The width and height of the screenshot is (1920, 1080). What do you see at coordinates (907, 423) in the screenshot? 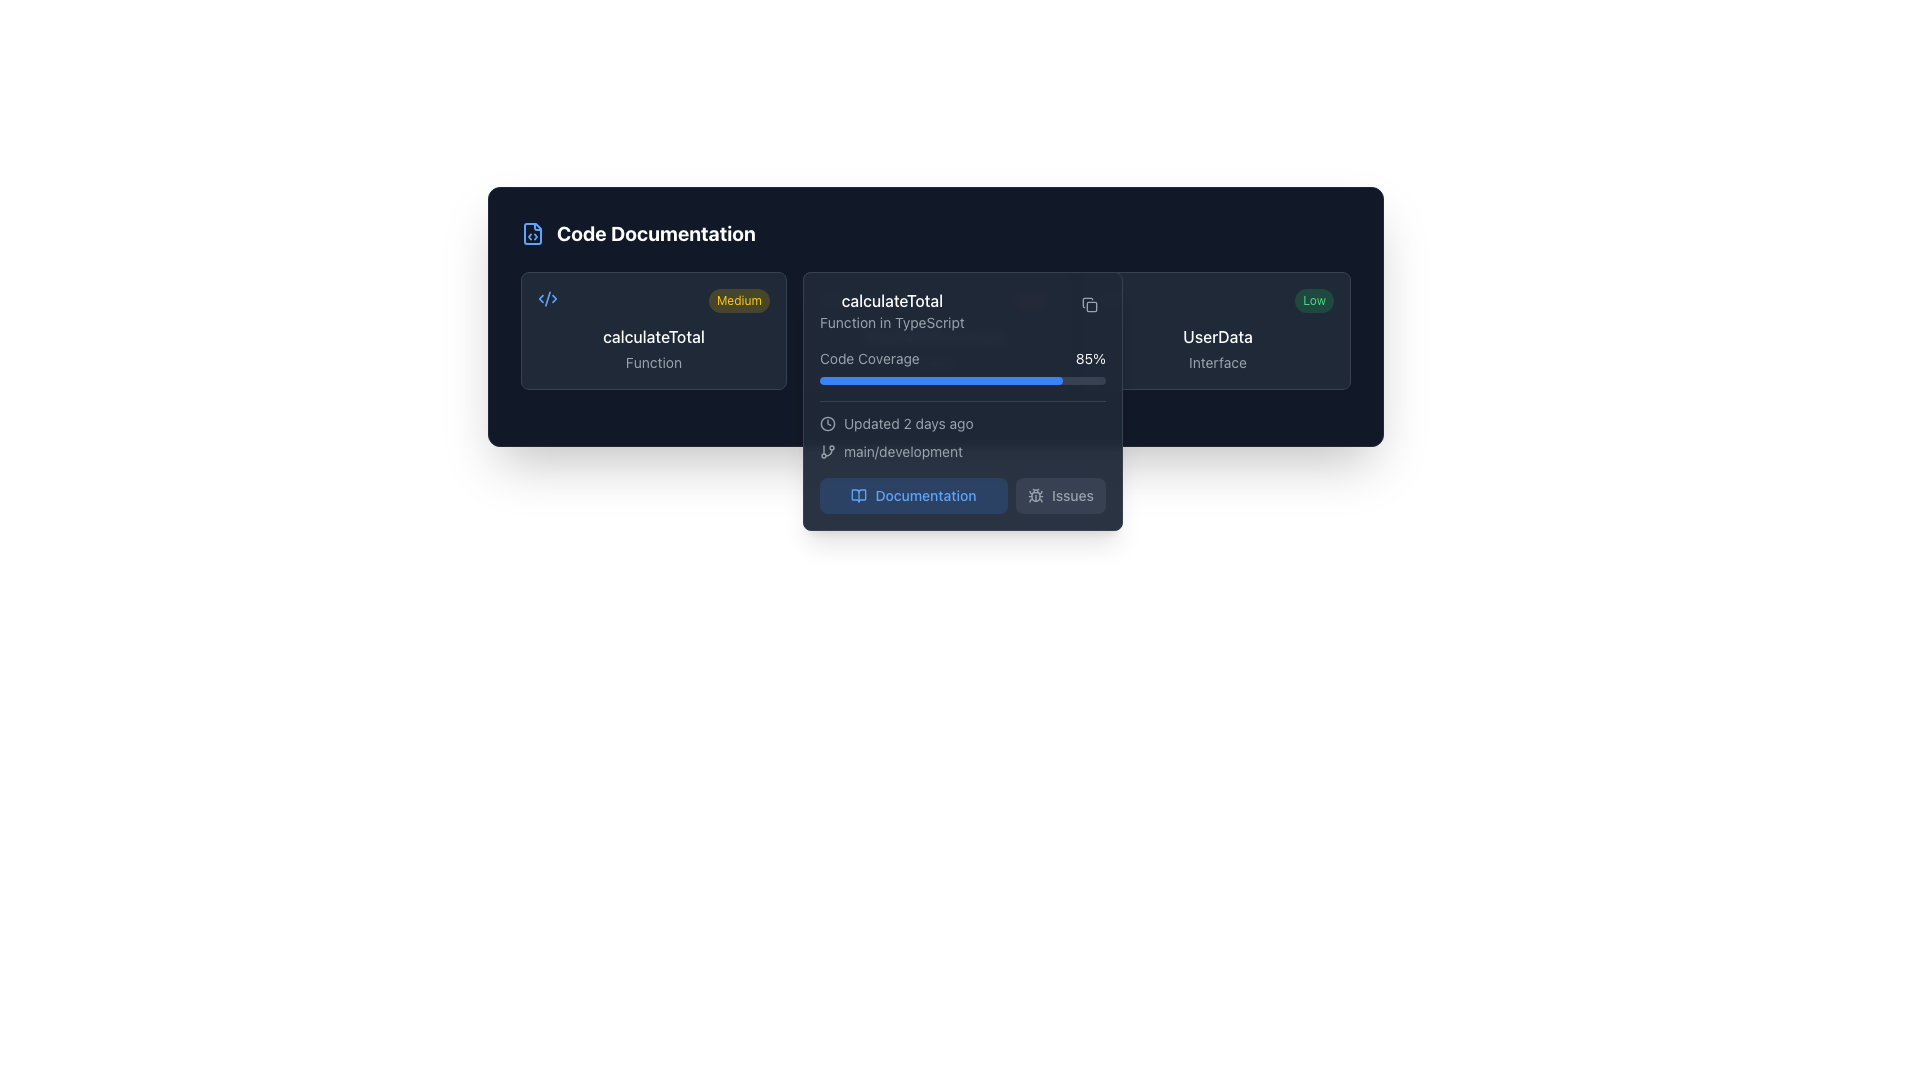
I see `informational static text label indicating the last update timestamp, positioned to the right of a clock icon within the bottom middle section of the card UI` at bounding box center [907, 423].